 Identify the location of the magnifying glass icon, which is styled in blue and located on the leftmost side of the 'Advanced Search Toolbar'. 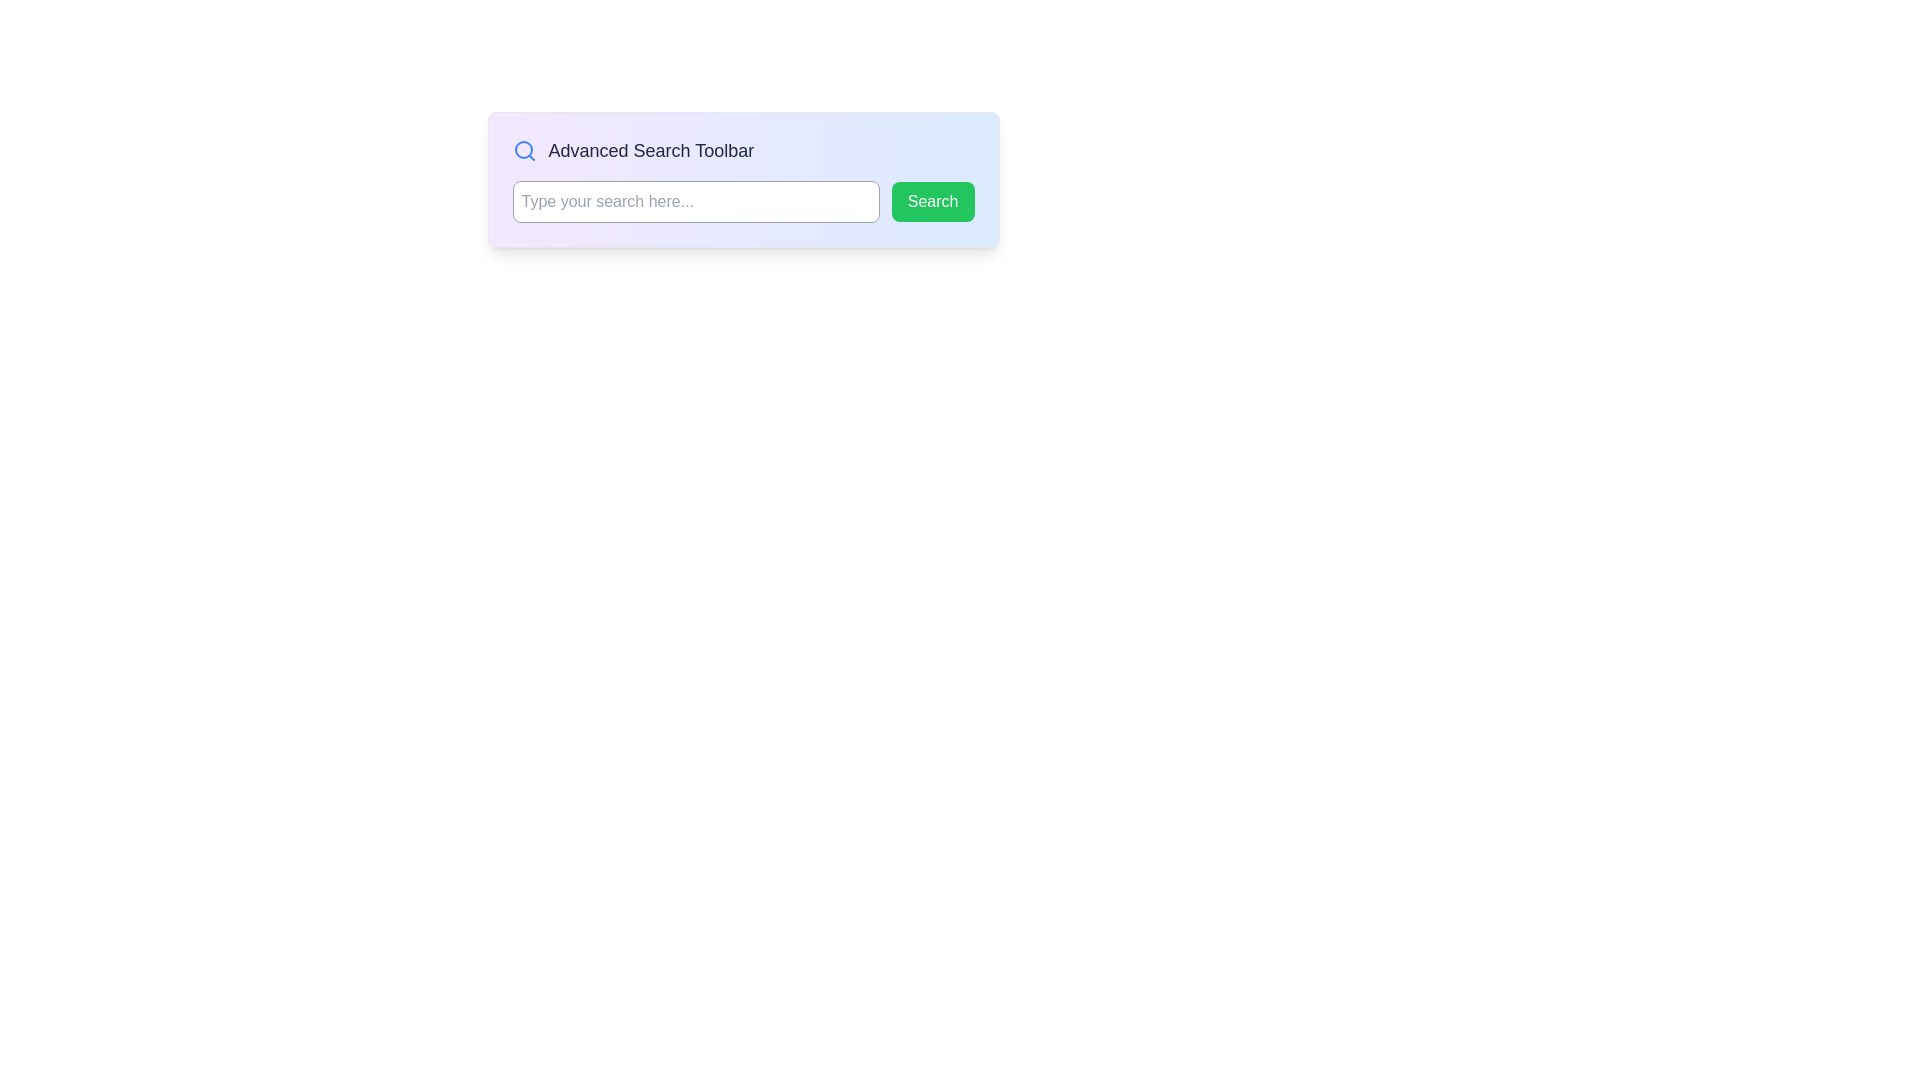
(524, 149).